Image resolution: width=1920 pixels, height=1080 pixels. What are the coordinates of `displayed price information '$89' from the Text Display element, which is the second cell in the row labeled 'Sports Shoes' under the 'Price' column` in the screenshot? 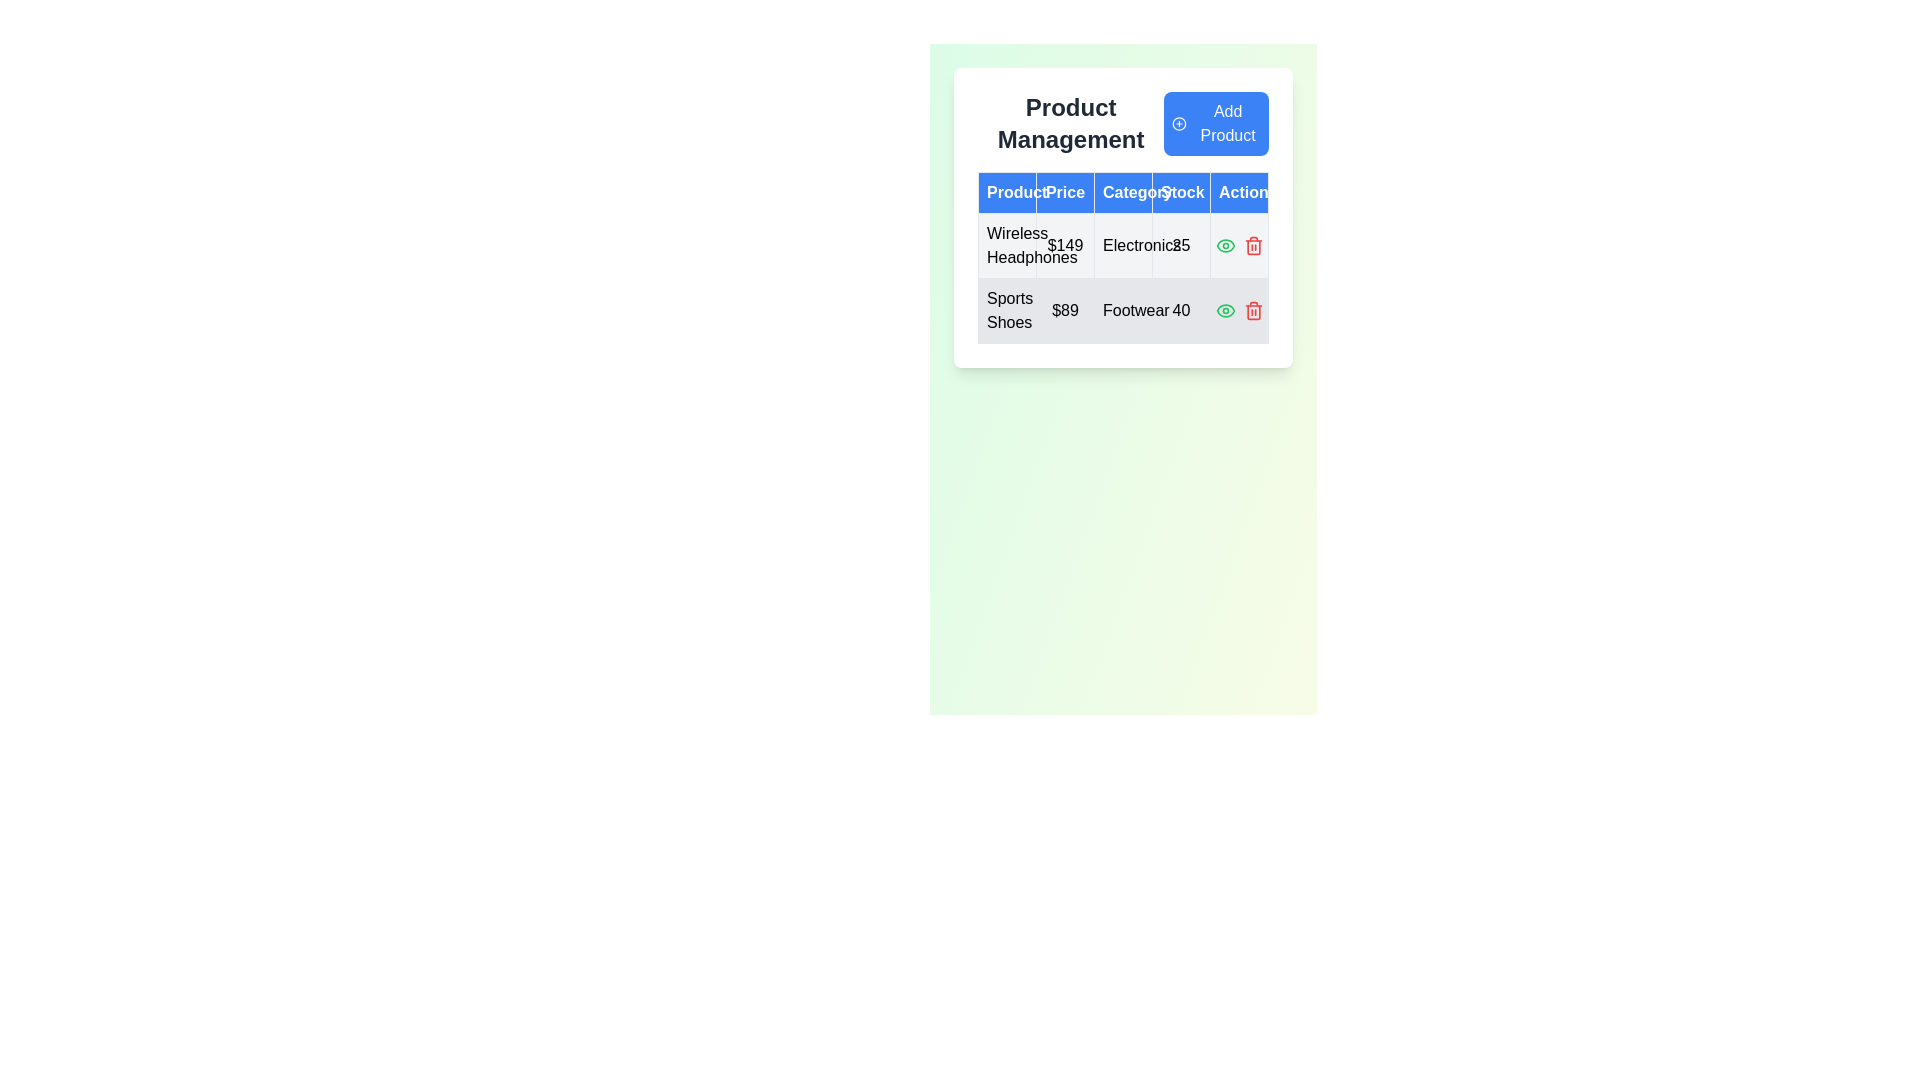 It's located at (1064, 311).